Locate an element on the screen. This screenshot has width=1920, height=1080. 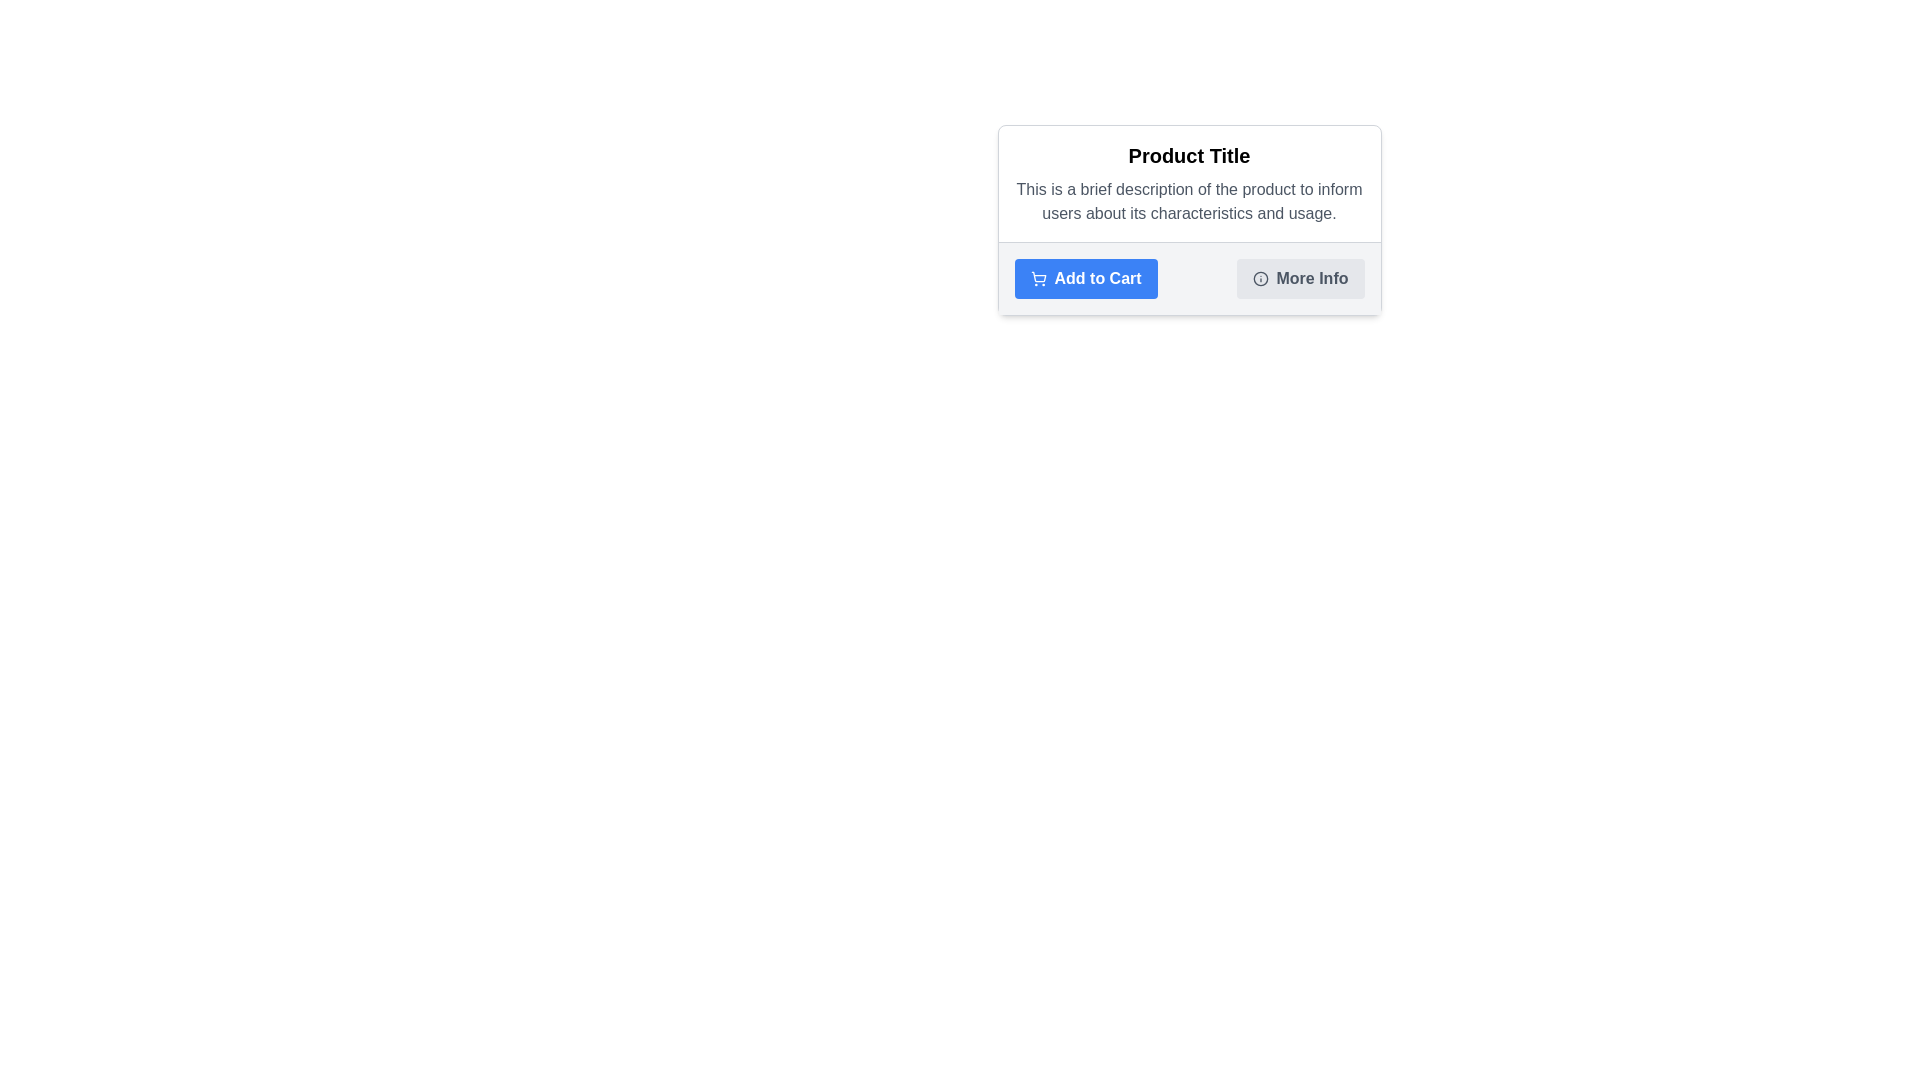
the bold, large-sized text label reading 'Product Title', which is centrally positioned at the top of a content card is located at coordinates (1189, 154).